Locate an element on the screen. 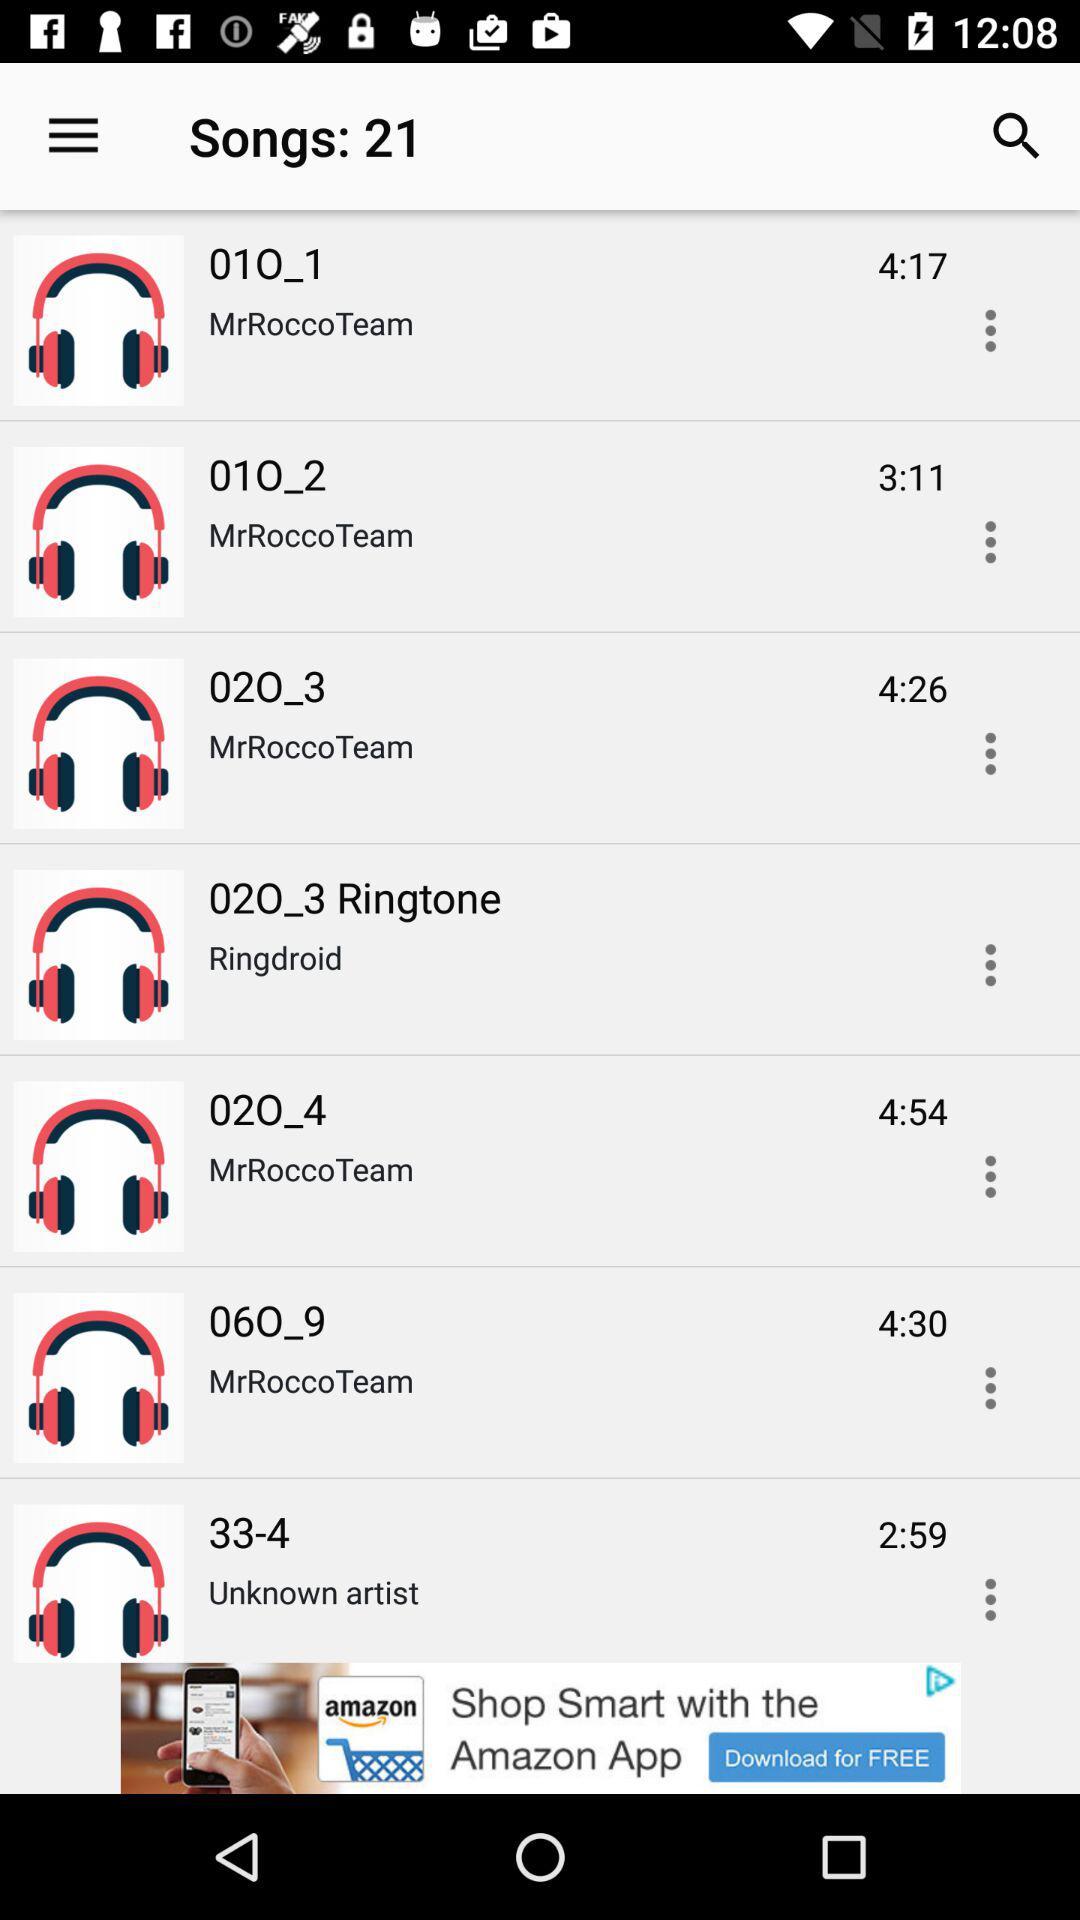 Image resolution: width=1080 pixels, height=1920 pixels. menu button is located at coordinates (990, 1592).